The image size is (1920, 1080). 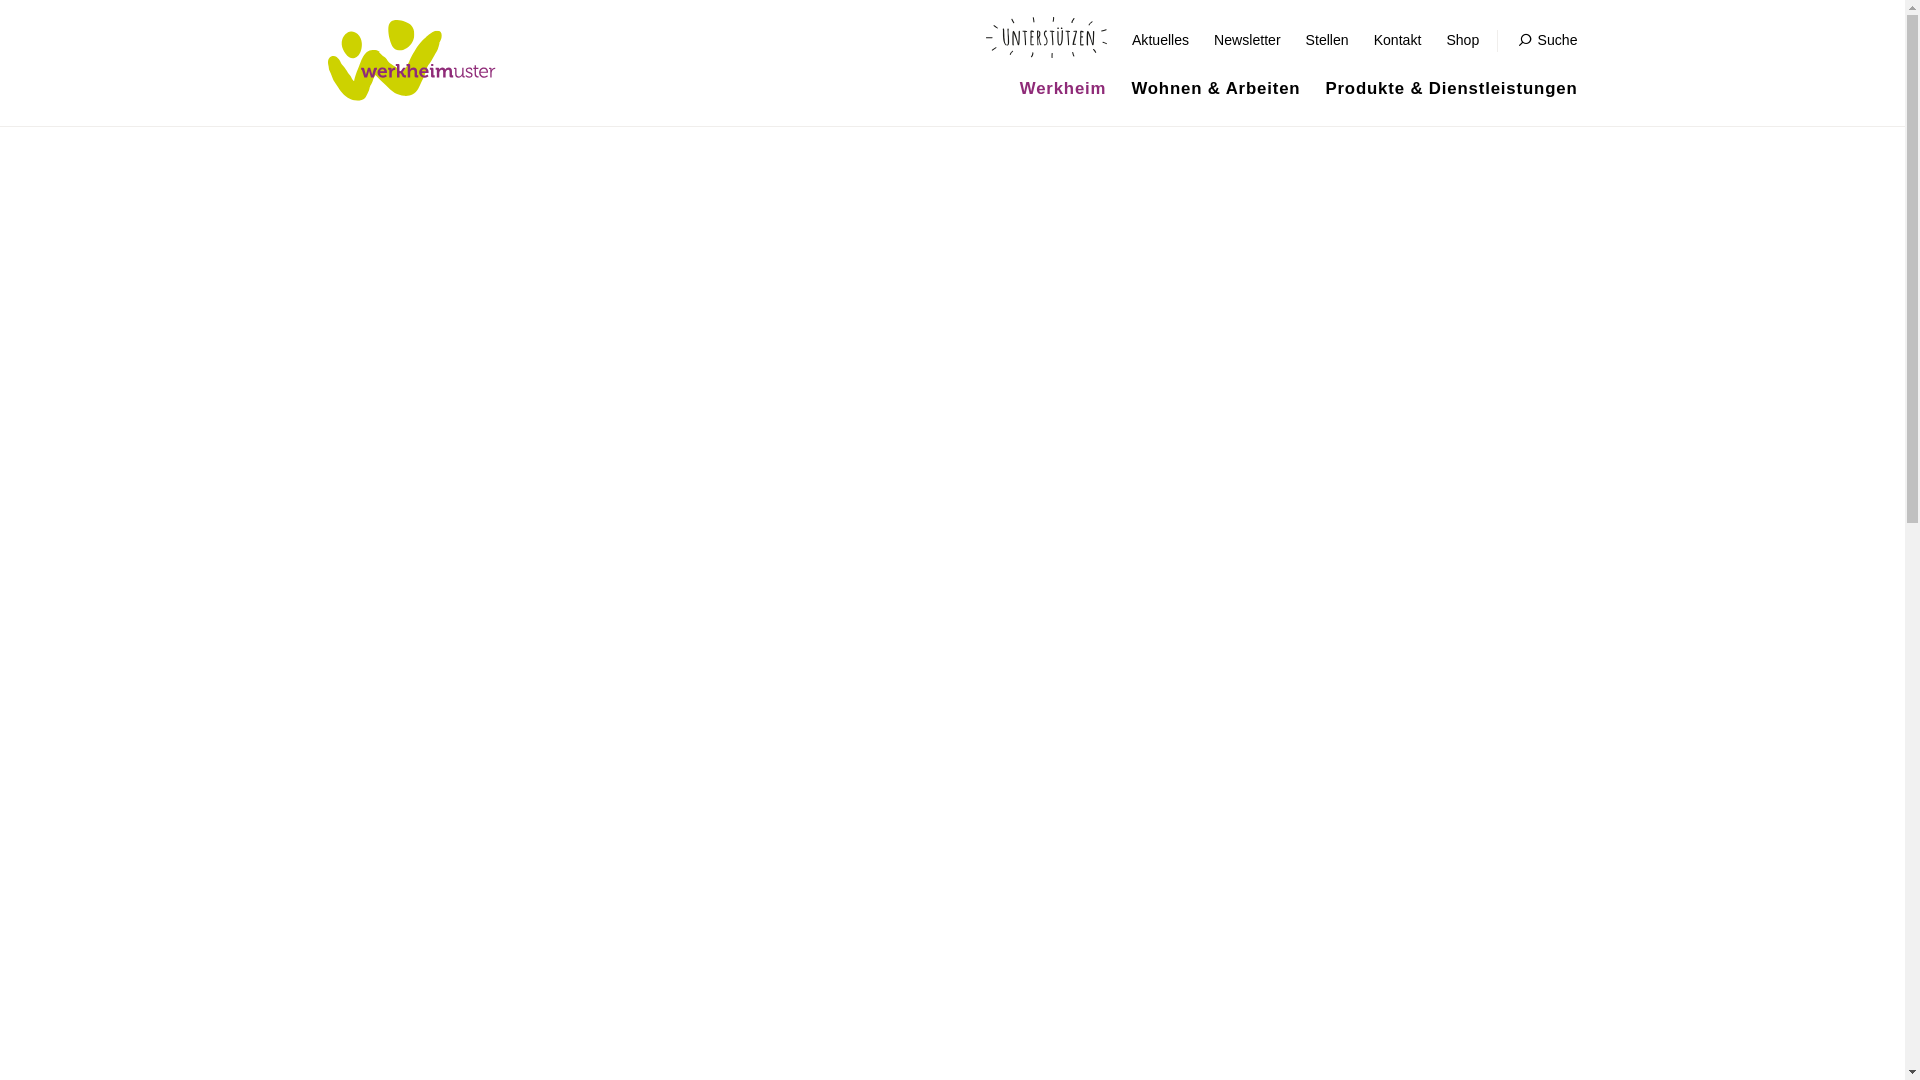 What do you see at coordinates (1160, 40) in the screenshot?
I see `'Aktuelles'` at bounding box center [1160, 40].